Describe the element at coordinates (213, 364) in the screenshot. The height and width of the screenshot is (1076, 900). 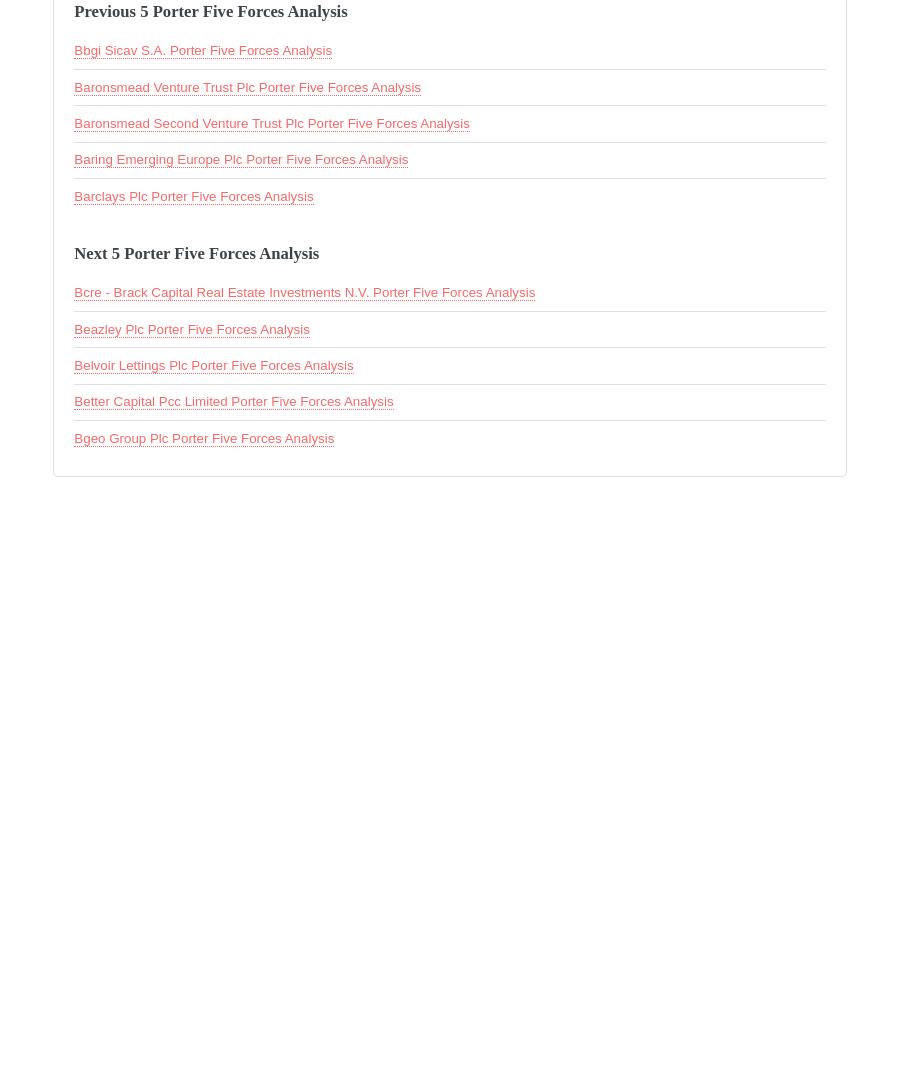
I see `'Belvoir Lettings Plc Porter Five Forces Analysis'` at that location.